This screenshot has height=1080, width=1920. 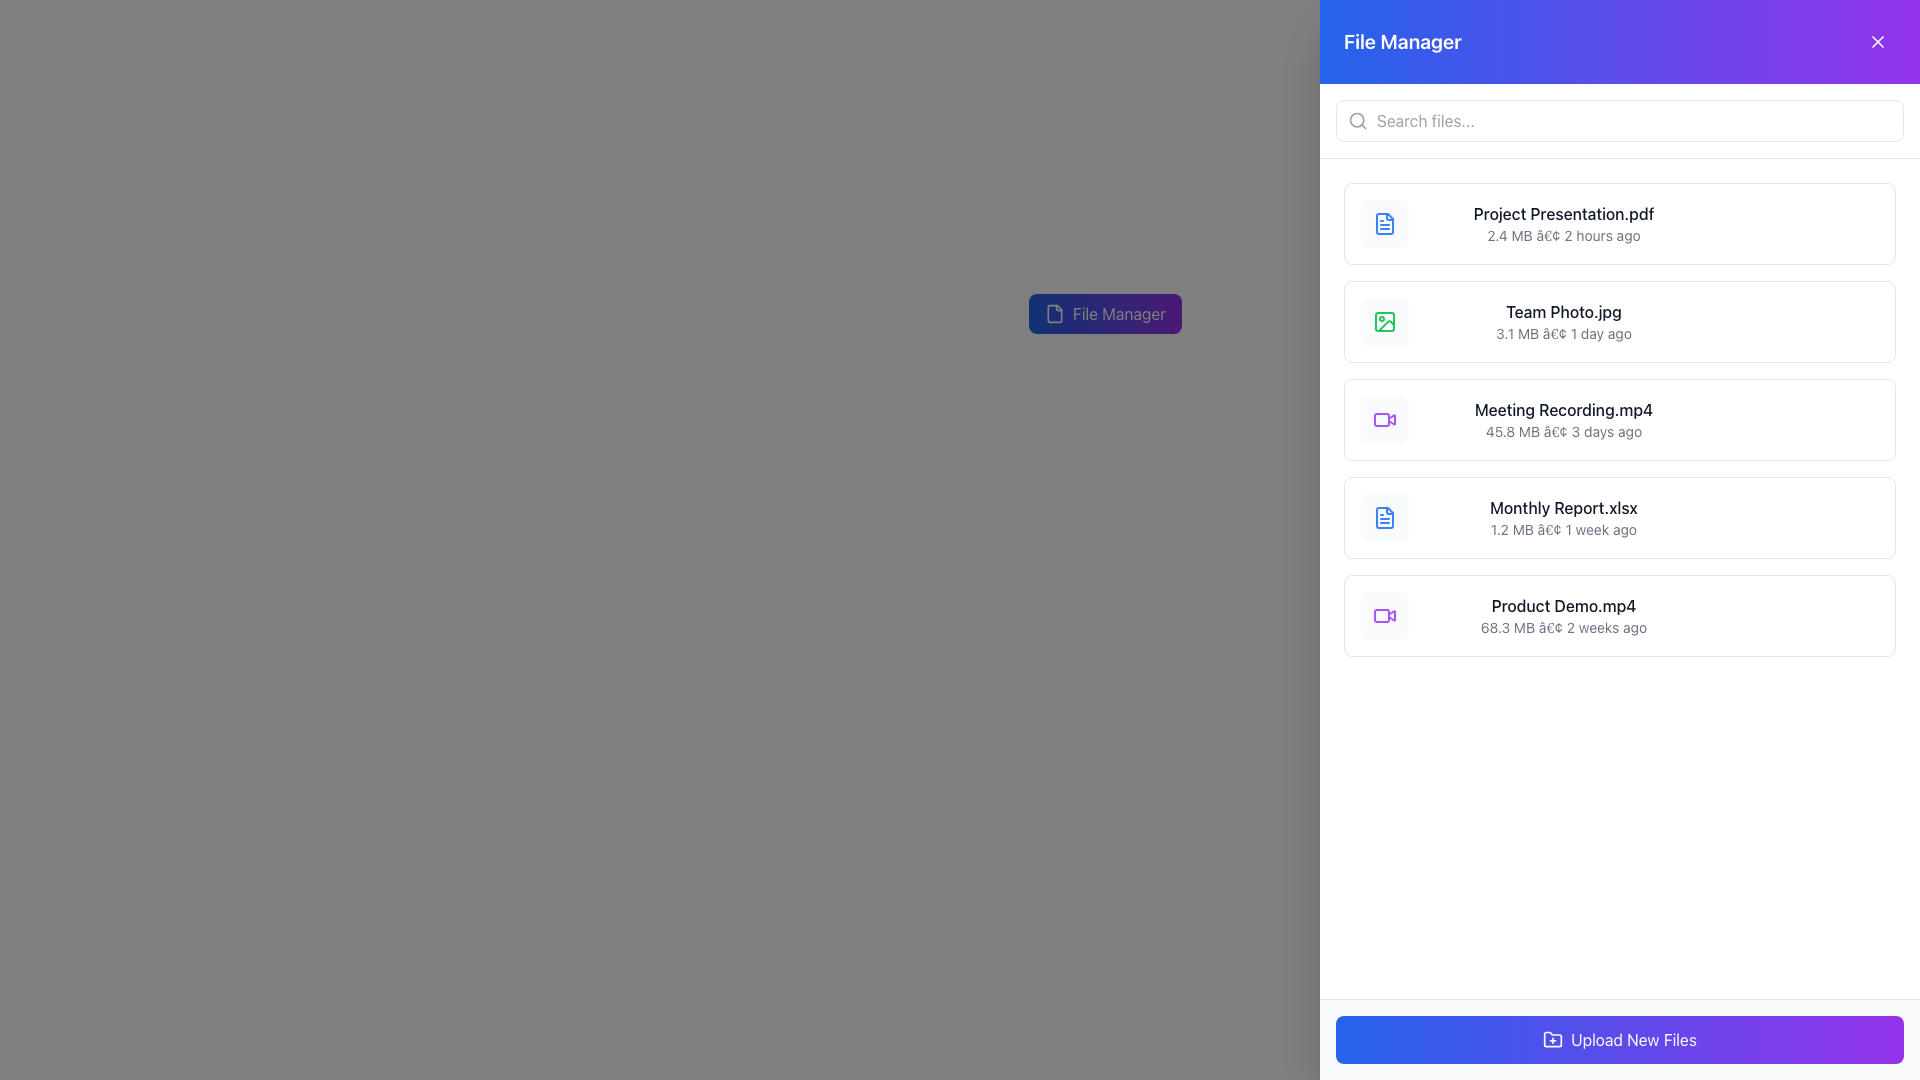 I want to click on on the text element displaying the file name 'Monthly Report.xlsx', so click(x=1563, y=507).